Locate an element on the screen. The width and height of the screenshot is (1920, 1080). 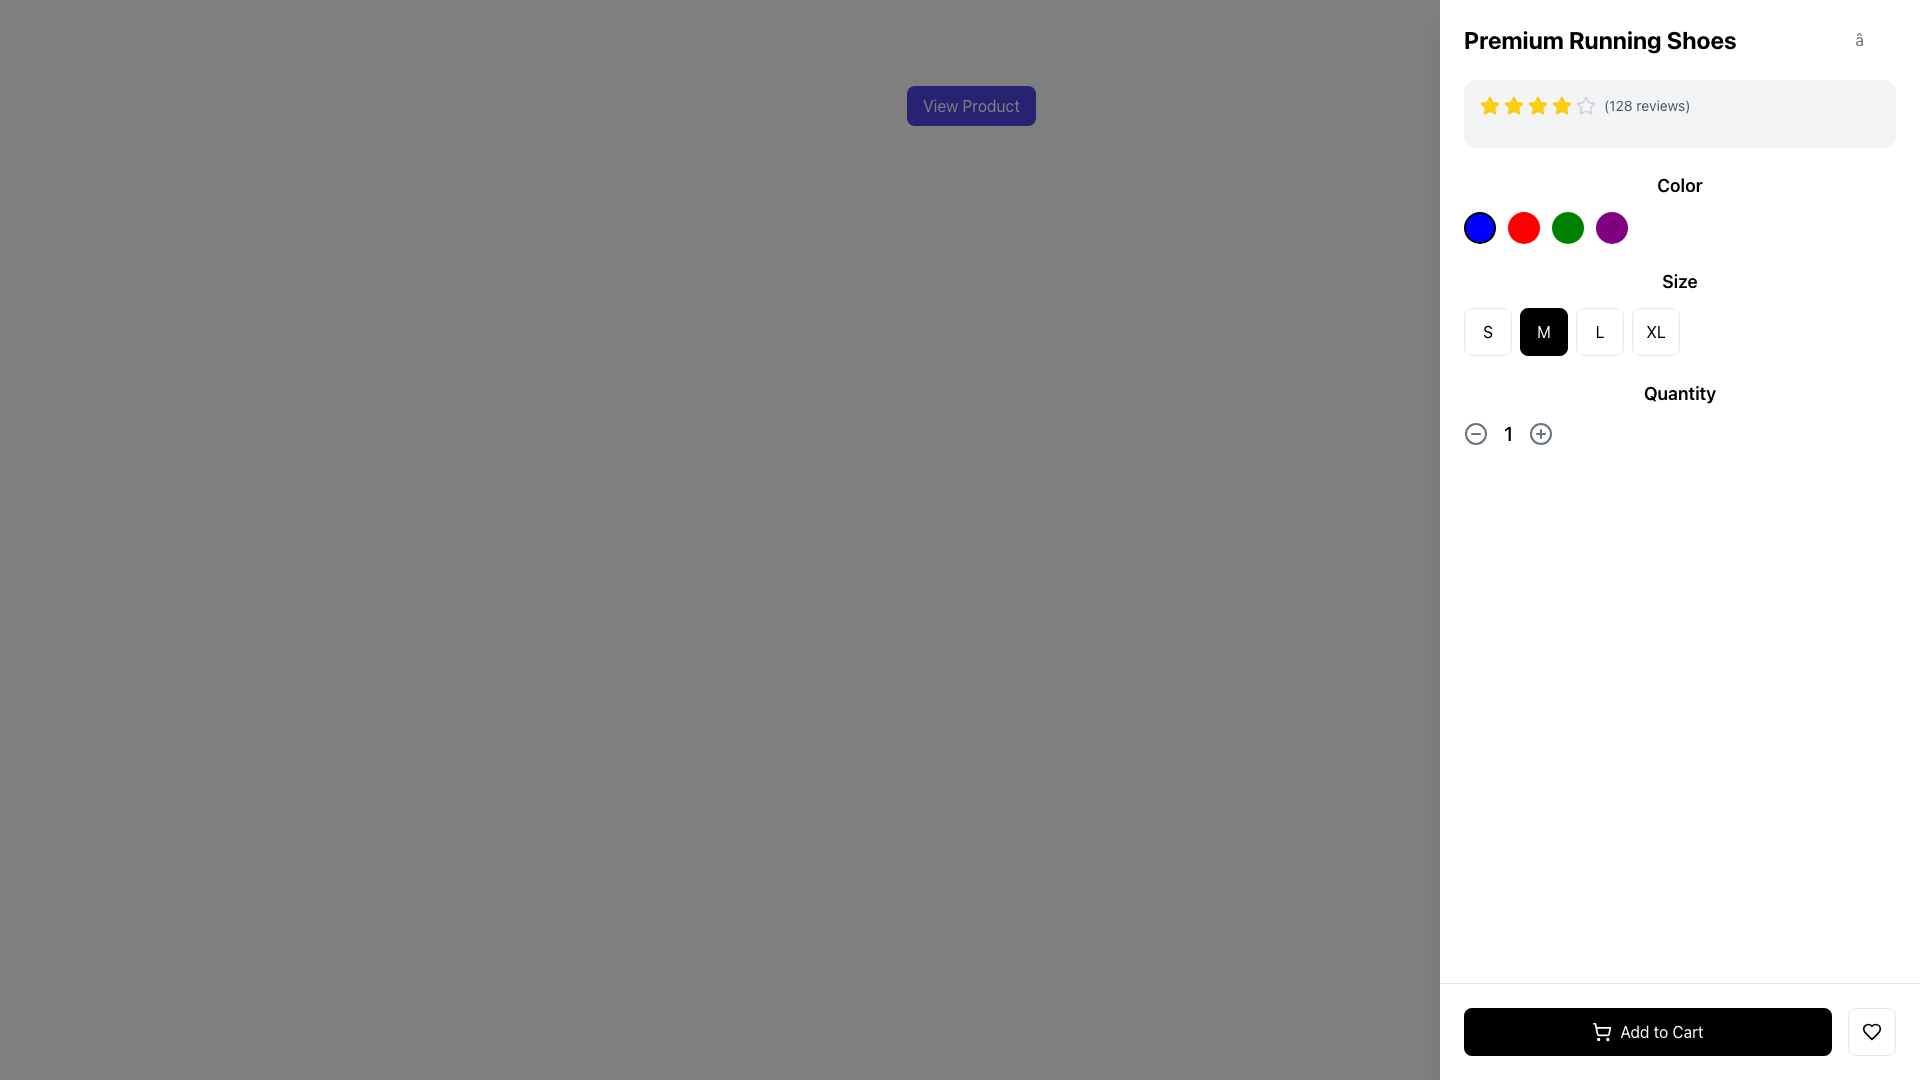
the fourth circular button with a purple background in the 'Color' selection section is located at coordinates (1612, 226).